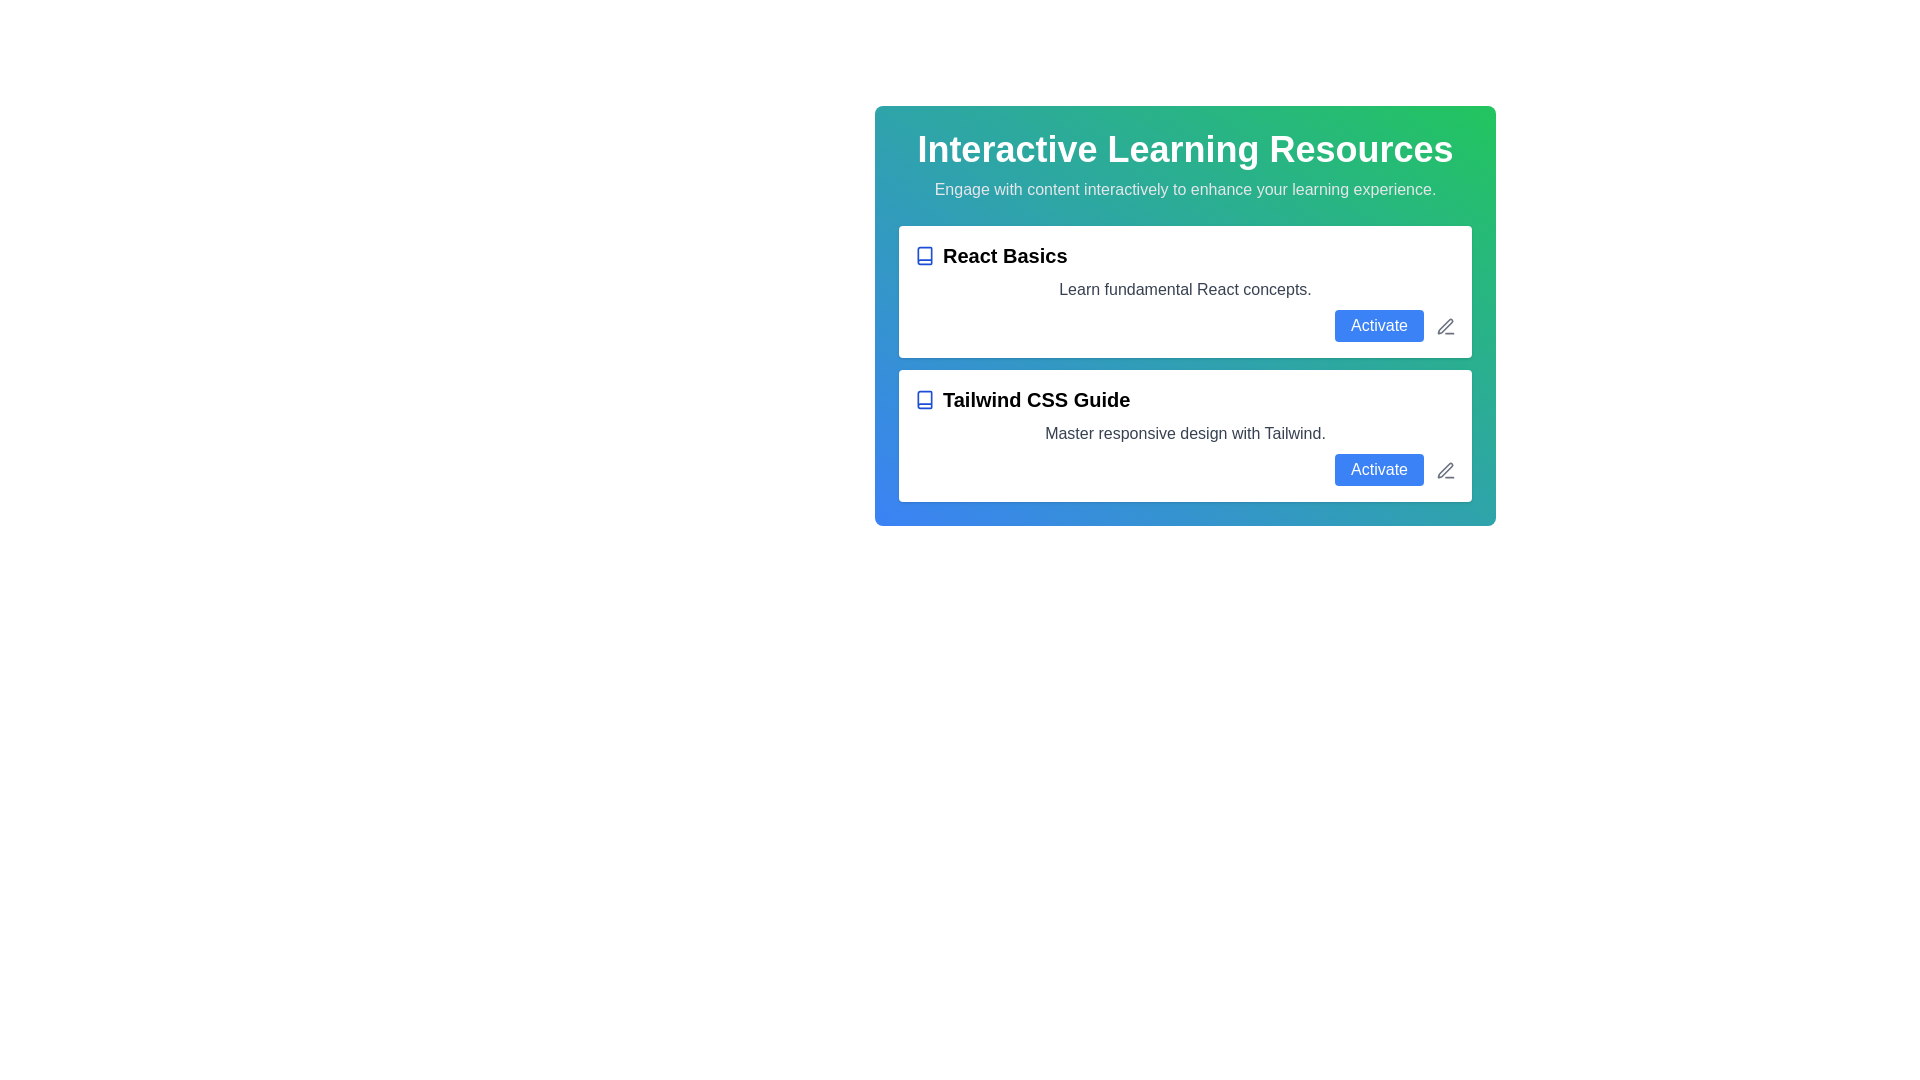 This screenshot has height=1080, width=1920. What do you see at coordinates (924, 254) in the screenshot?
I see `the icon representing the 'React Basics' content, located to the immediate left of the text 'React Basics' in the 'Interactive Learning Resources' section` at bounding box center [924, 254].